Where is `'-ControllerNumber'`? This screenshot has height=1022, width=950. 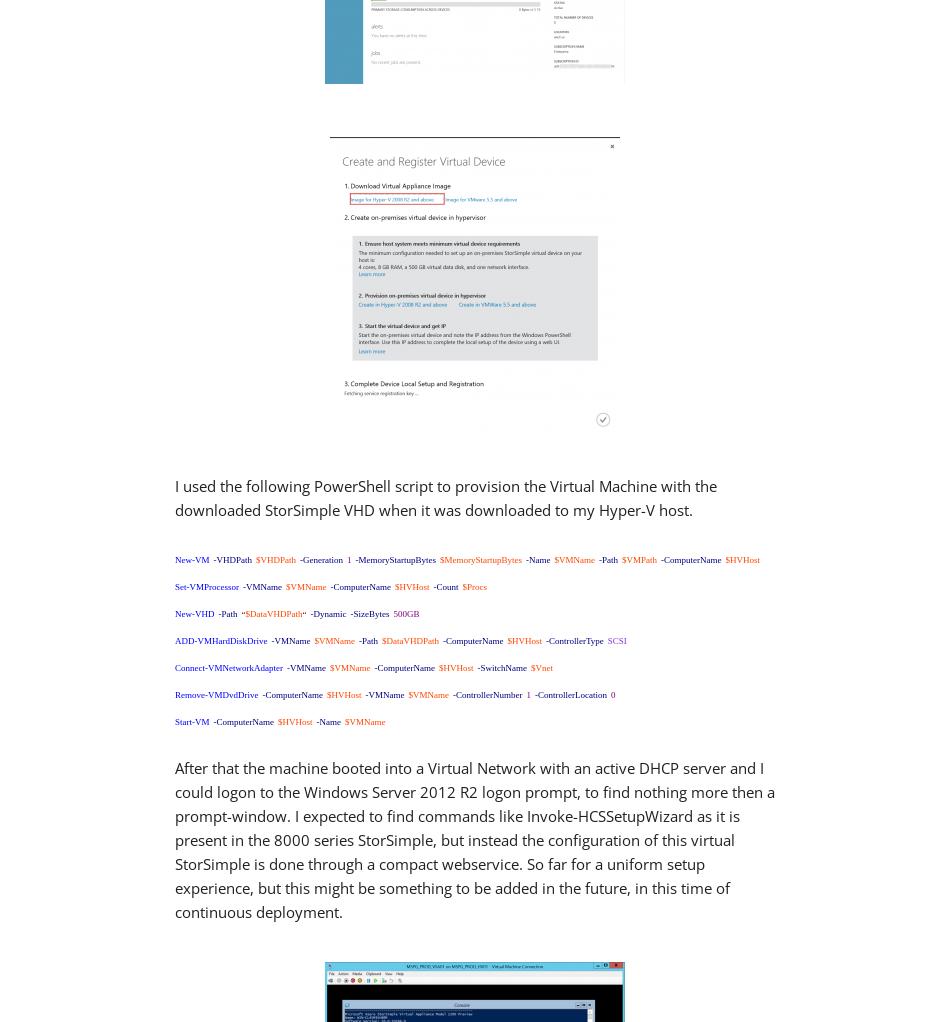
'-ControllerNumber' is located at coordinates (486, 694).